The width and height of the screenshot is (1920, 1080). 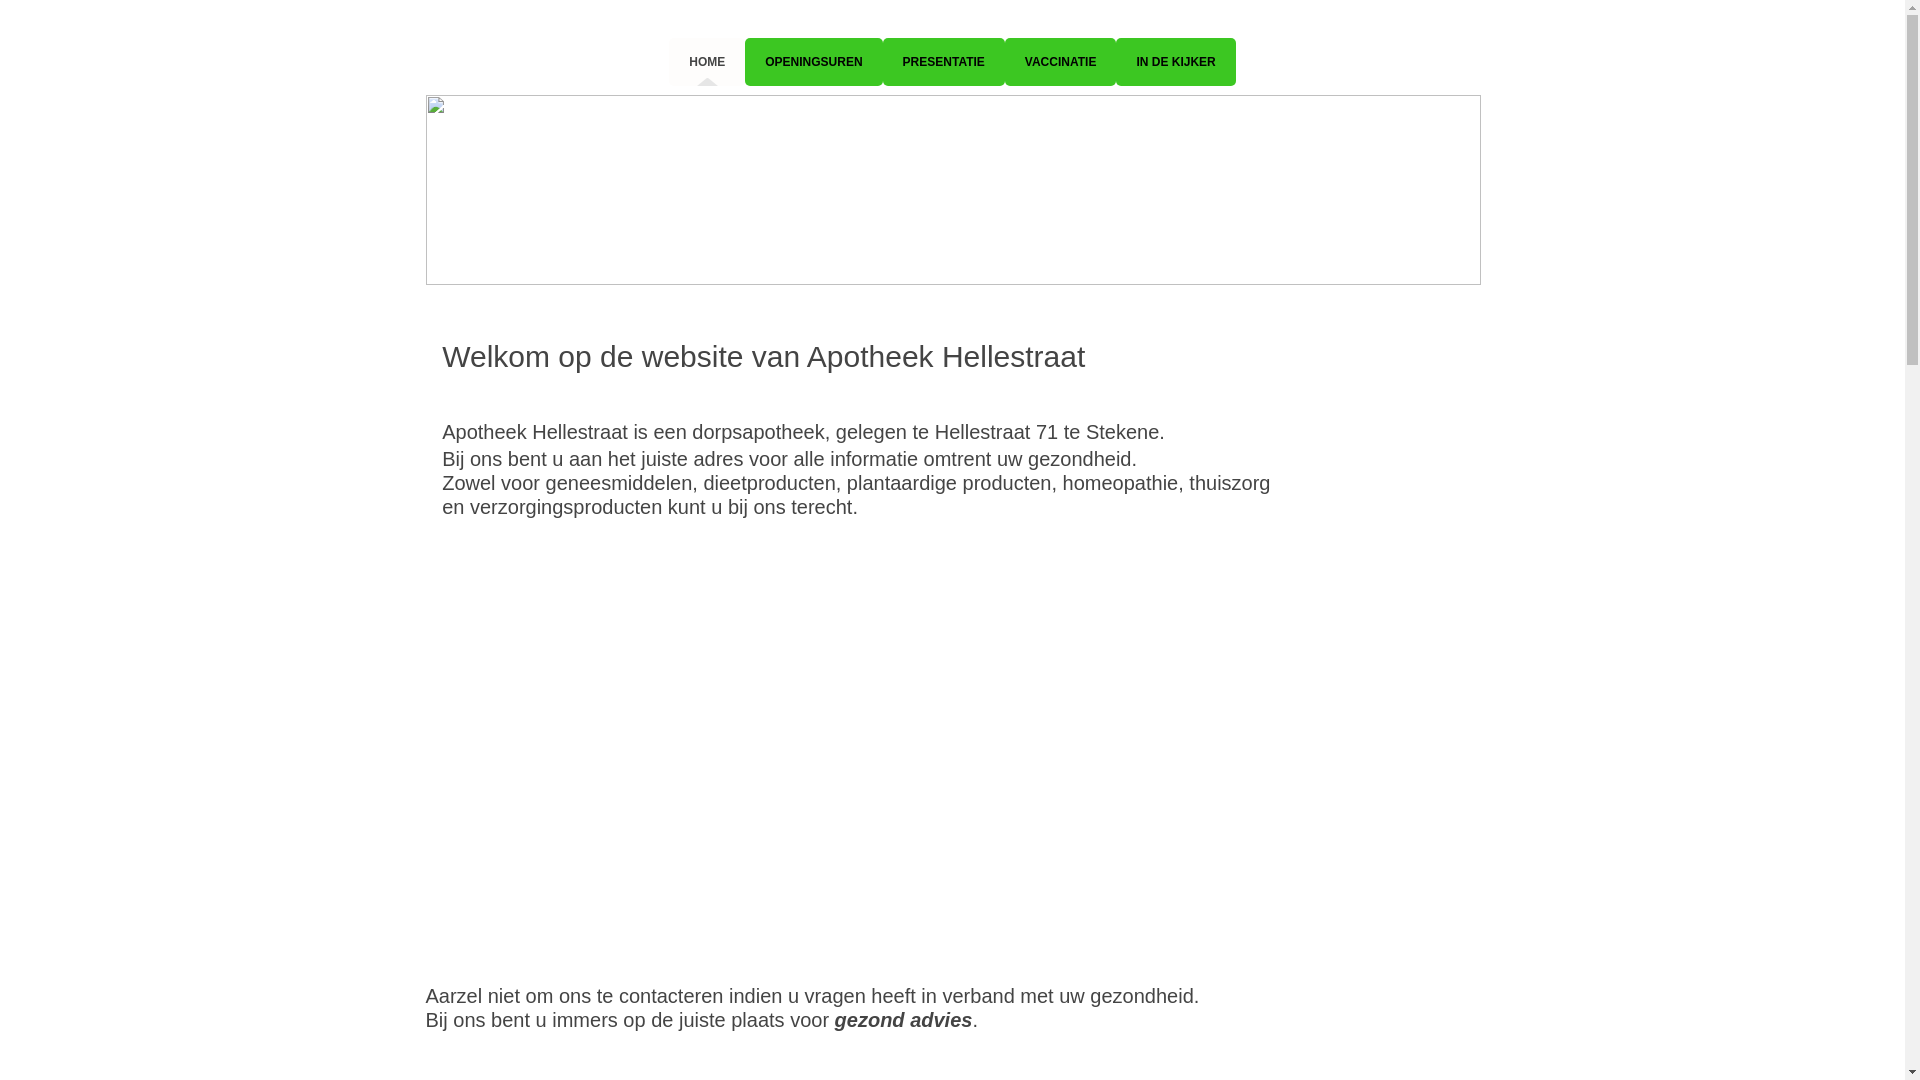 What do you see at coordinates (1115, 60) in the screenshot?
I see `'IN DE KIJKER'` at bounding box center [1115, 60].